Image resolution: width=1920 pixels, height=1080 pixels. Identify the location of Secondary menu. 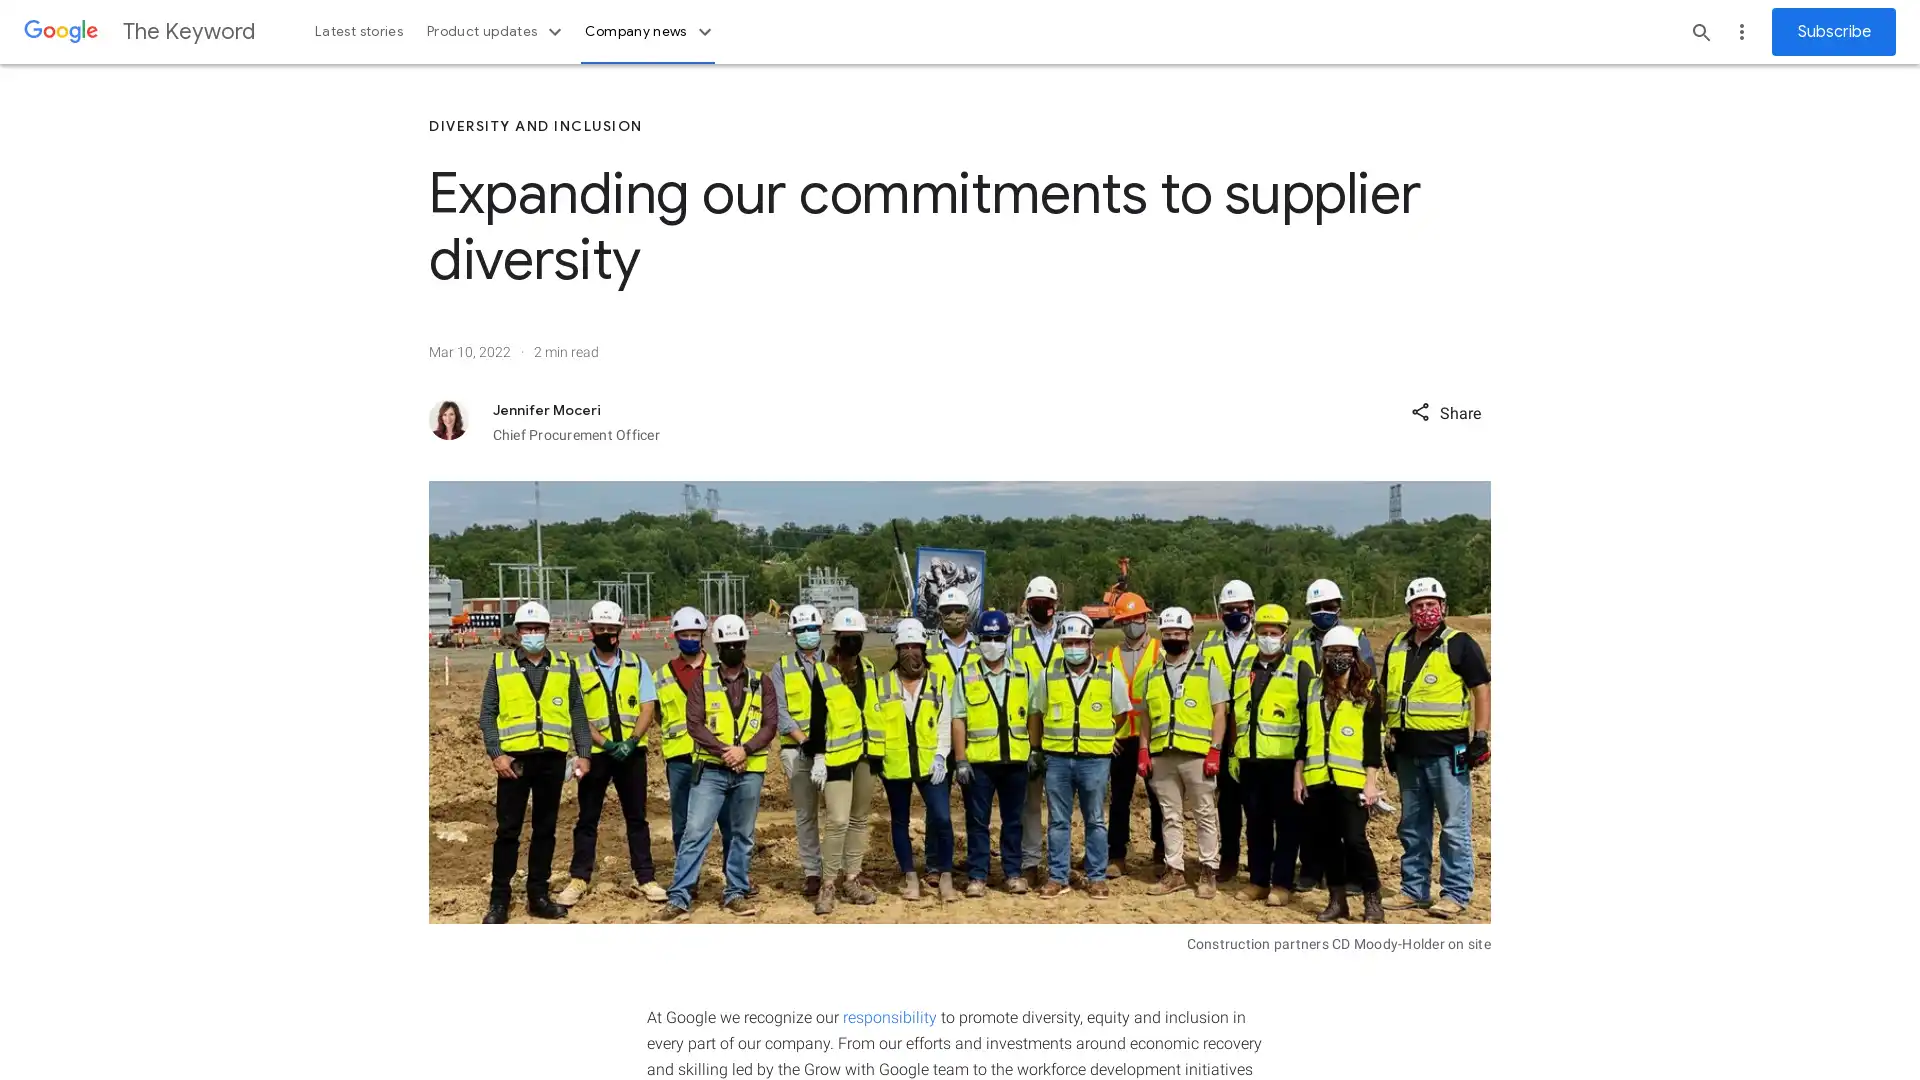
(1741, 31).